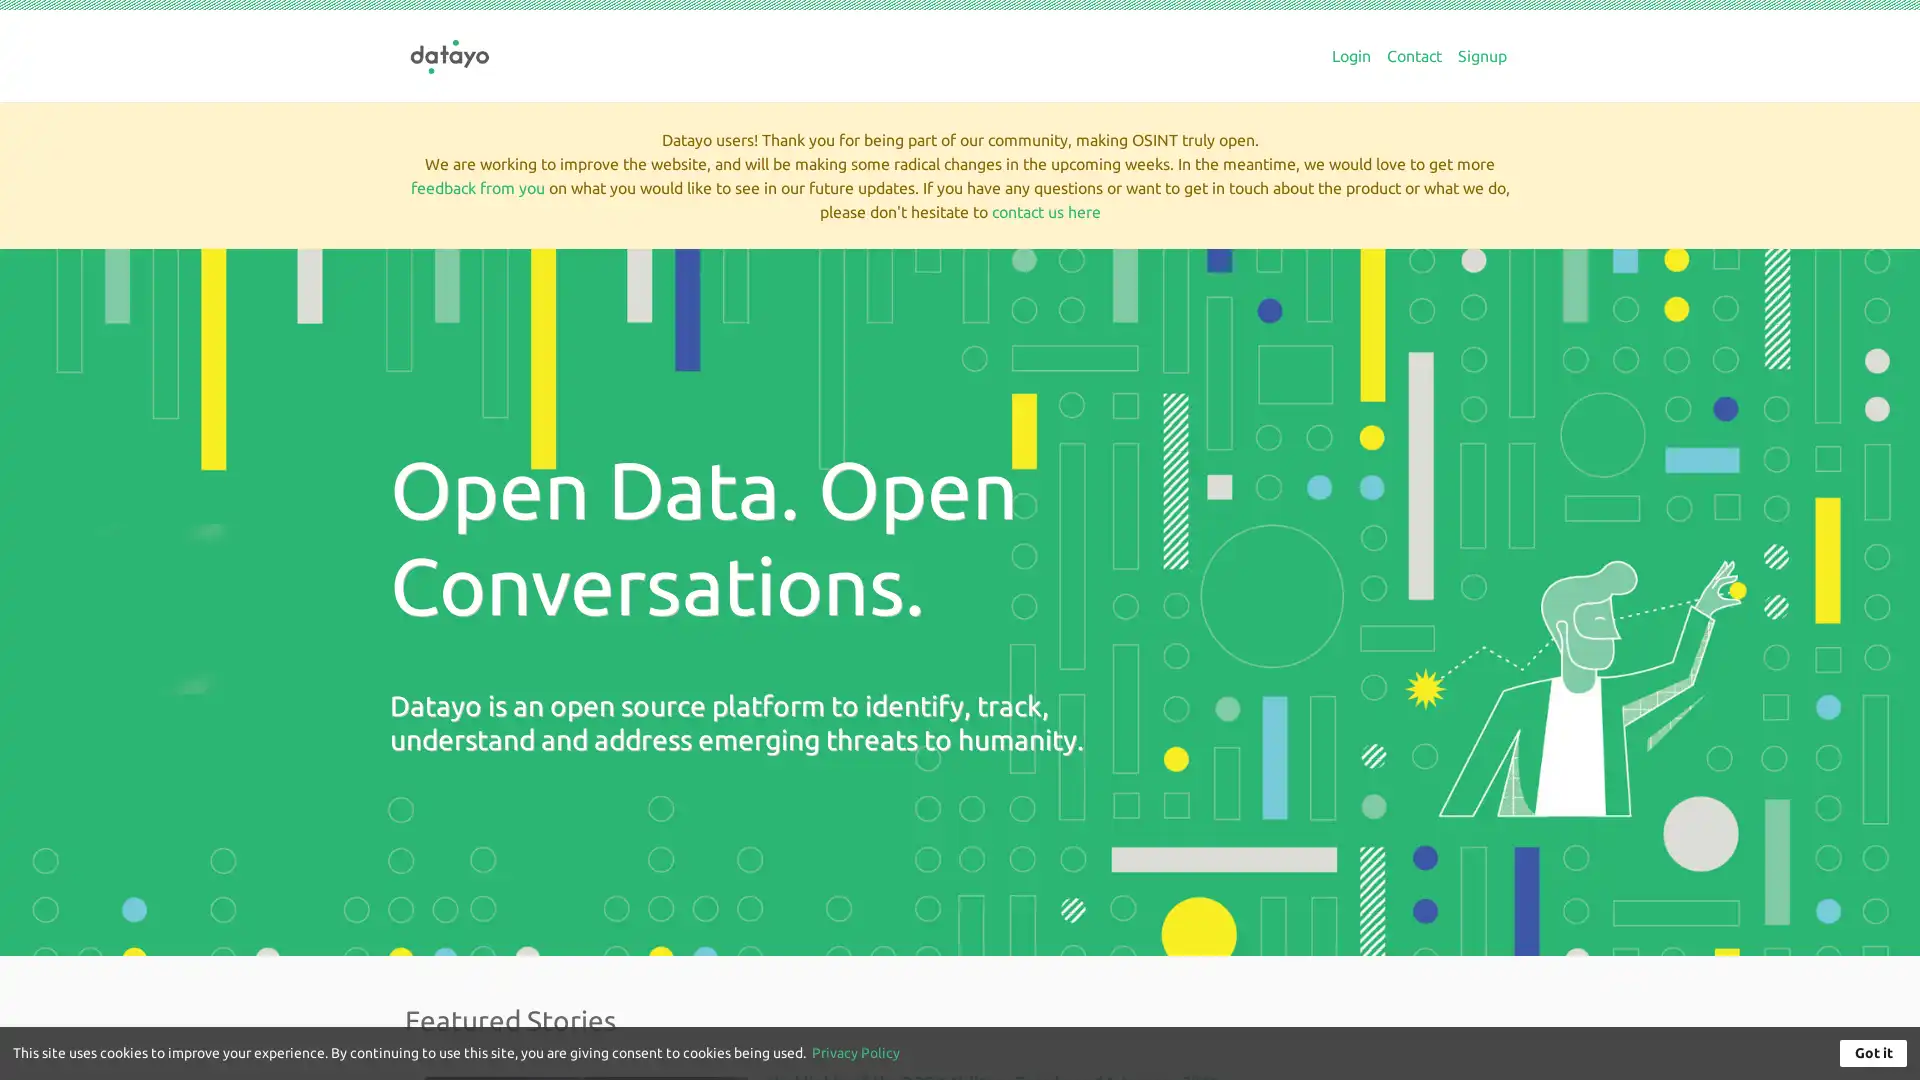 This screenshot has width=1920, height=1080. Describe the element at coordinates (1872, 1052) in the screenshot. I see `Got it` at that location.